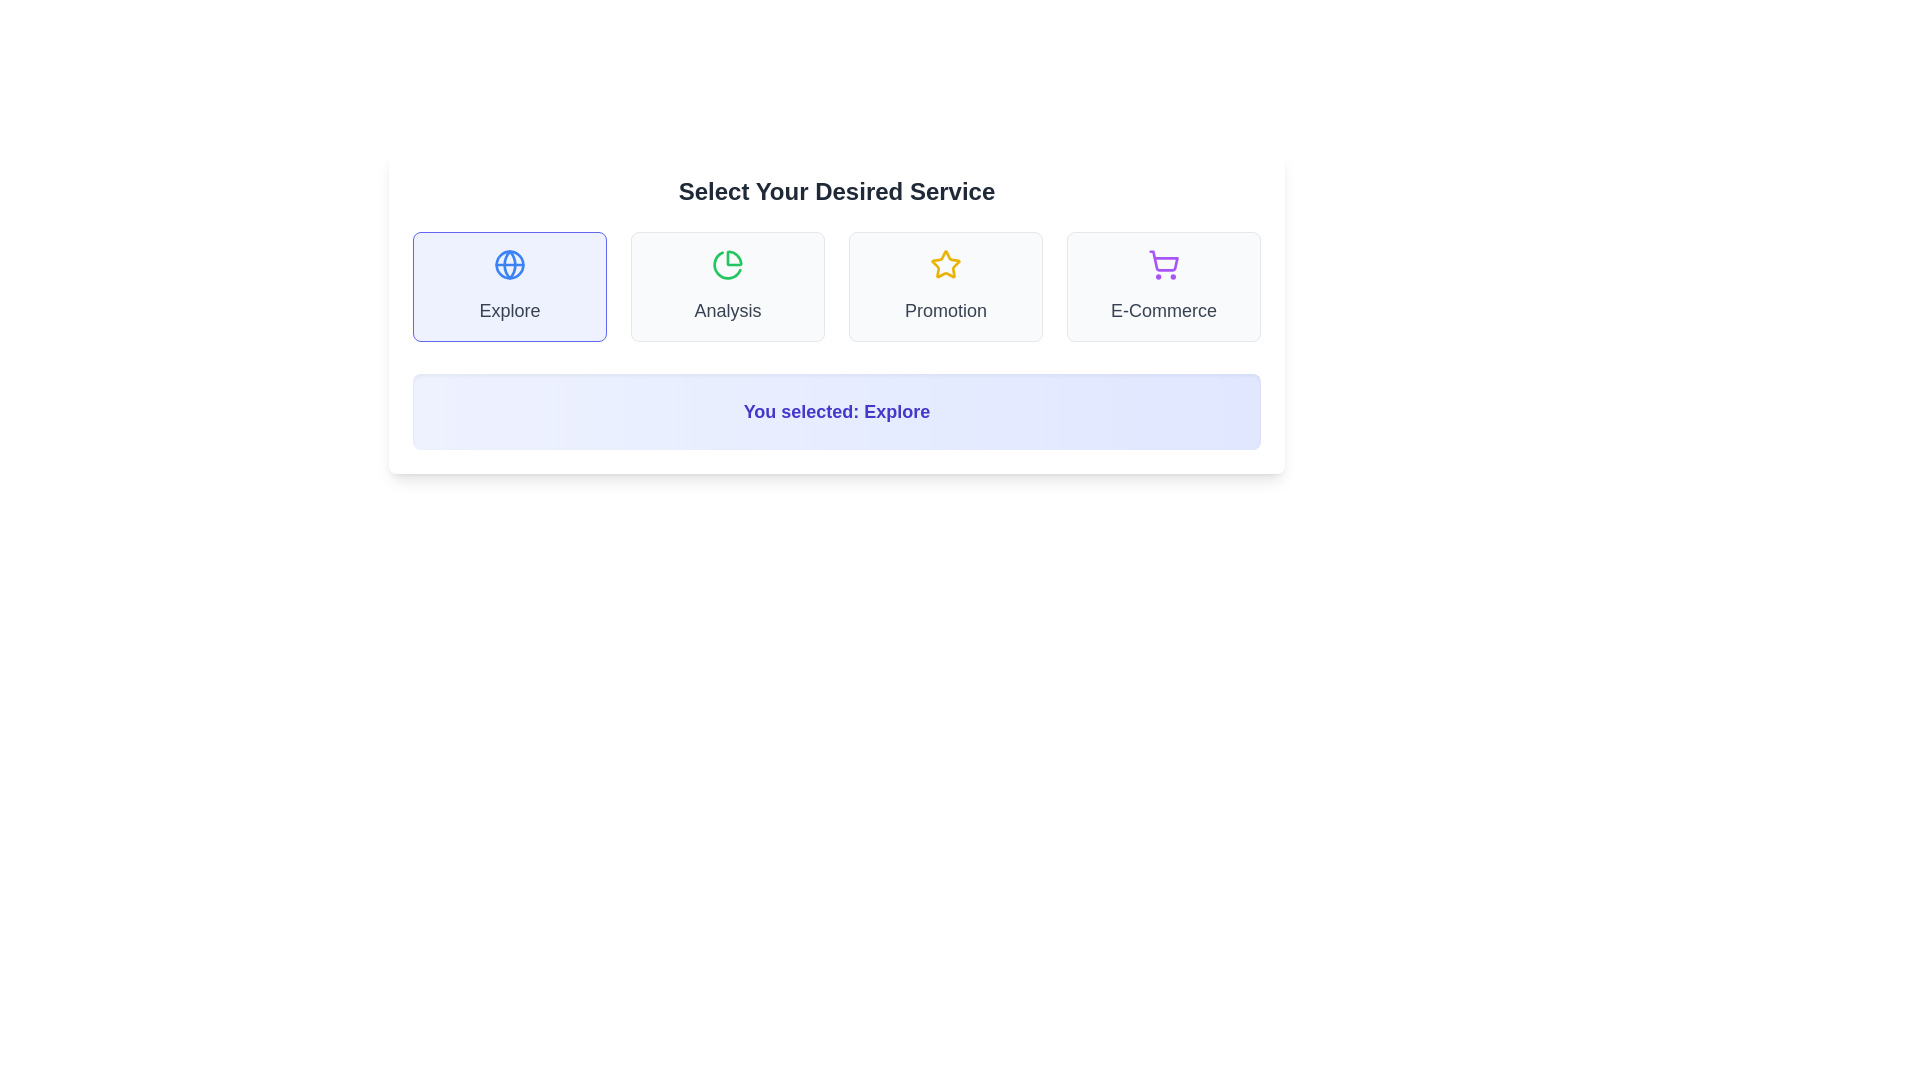 The image size is (1920, 1080). What do you see at coordinates (509, 286) in the screenshot?
I see `the 'Explore' button, which is the first button in a horizontal grid layout, characterized by a light indigo background and a globe icon, to trigger a visual effect` at bounding box center [509, 286].